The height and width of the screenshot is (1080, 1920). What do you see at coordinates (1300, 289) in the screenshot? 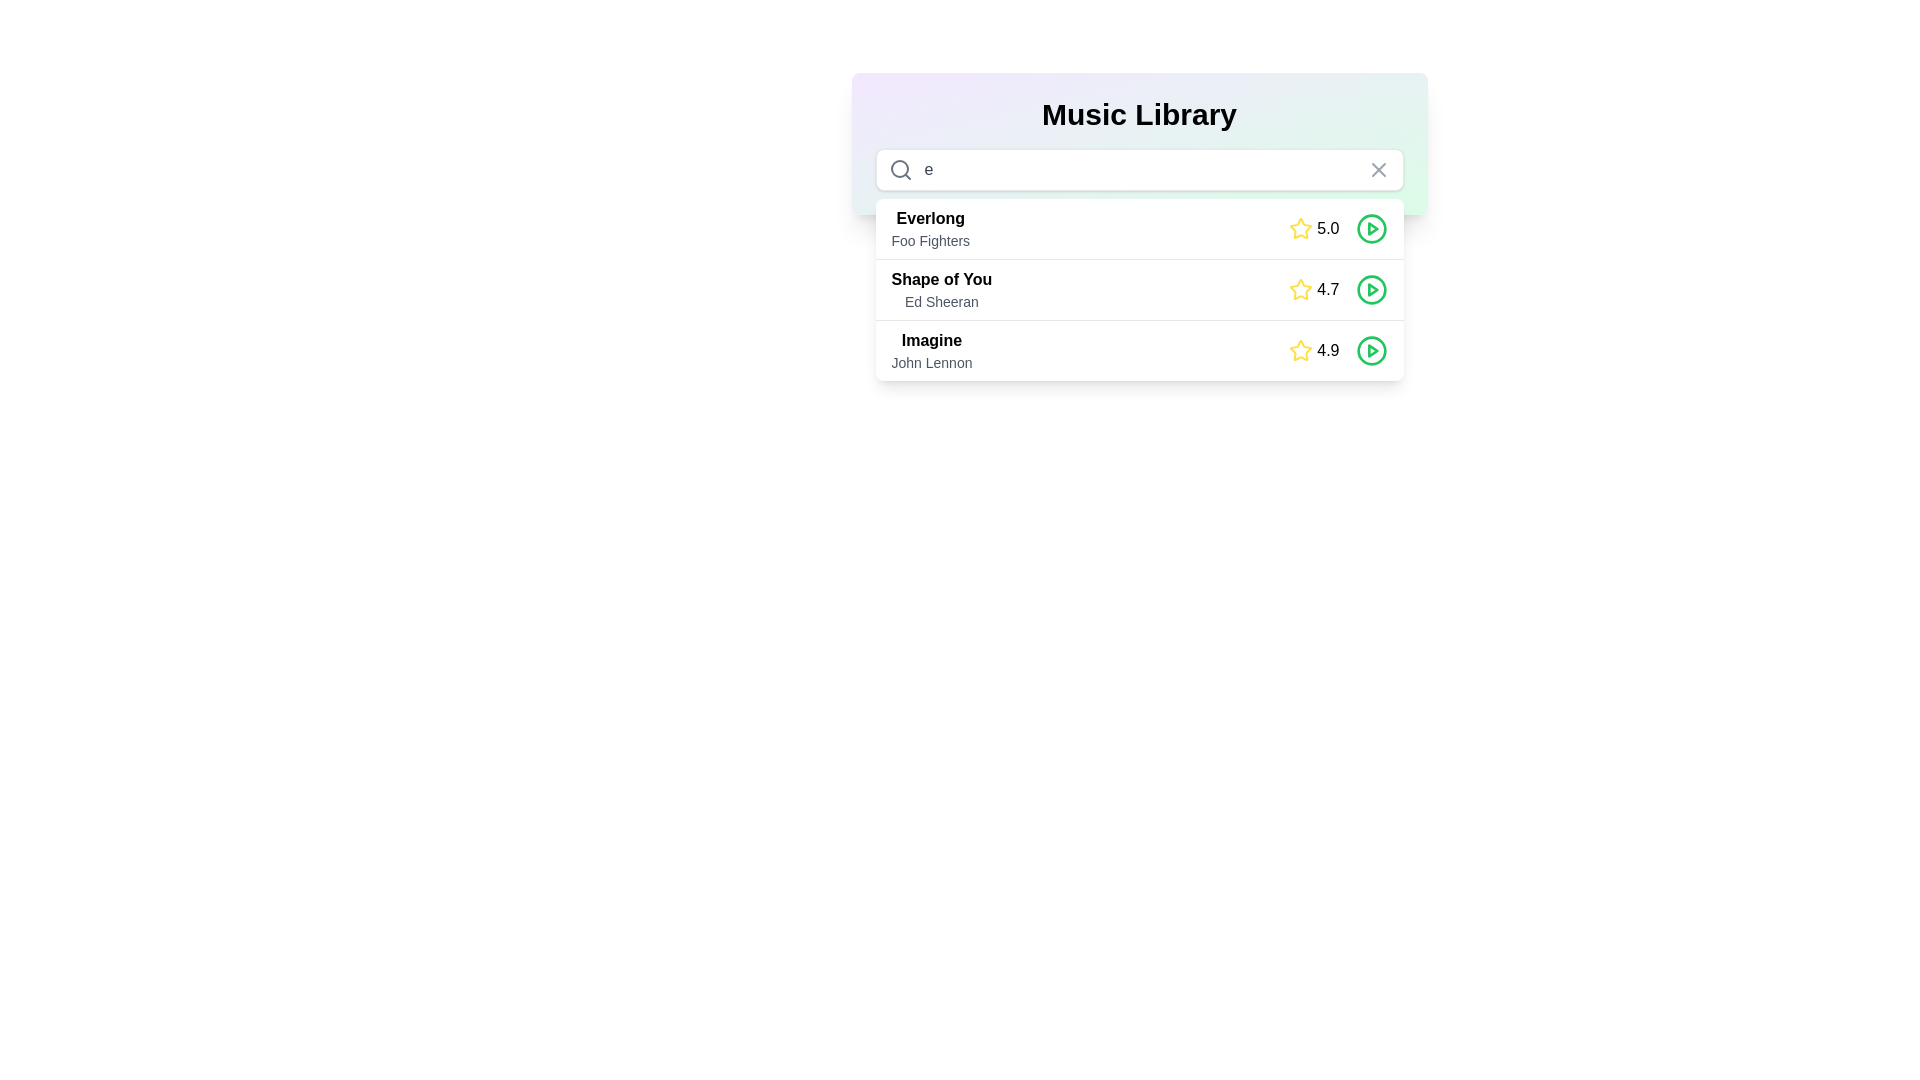
I see `the star icon located at the right side of the second row in the music library interface to rate it` at bounding box center [1300, 289].